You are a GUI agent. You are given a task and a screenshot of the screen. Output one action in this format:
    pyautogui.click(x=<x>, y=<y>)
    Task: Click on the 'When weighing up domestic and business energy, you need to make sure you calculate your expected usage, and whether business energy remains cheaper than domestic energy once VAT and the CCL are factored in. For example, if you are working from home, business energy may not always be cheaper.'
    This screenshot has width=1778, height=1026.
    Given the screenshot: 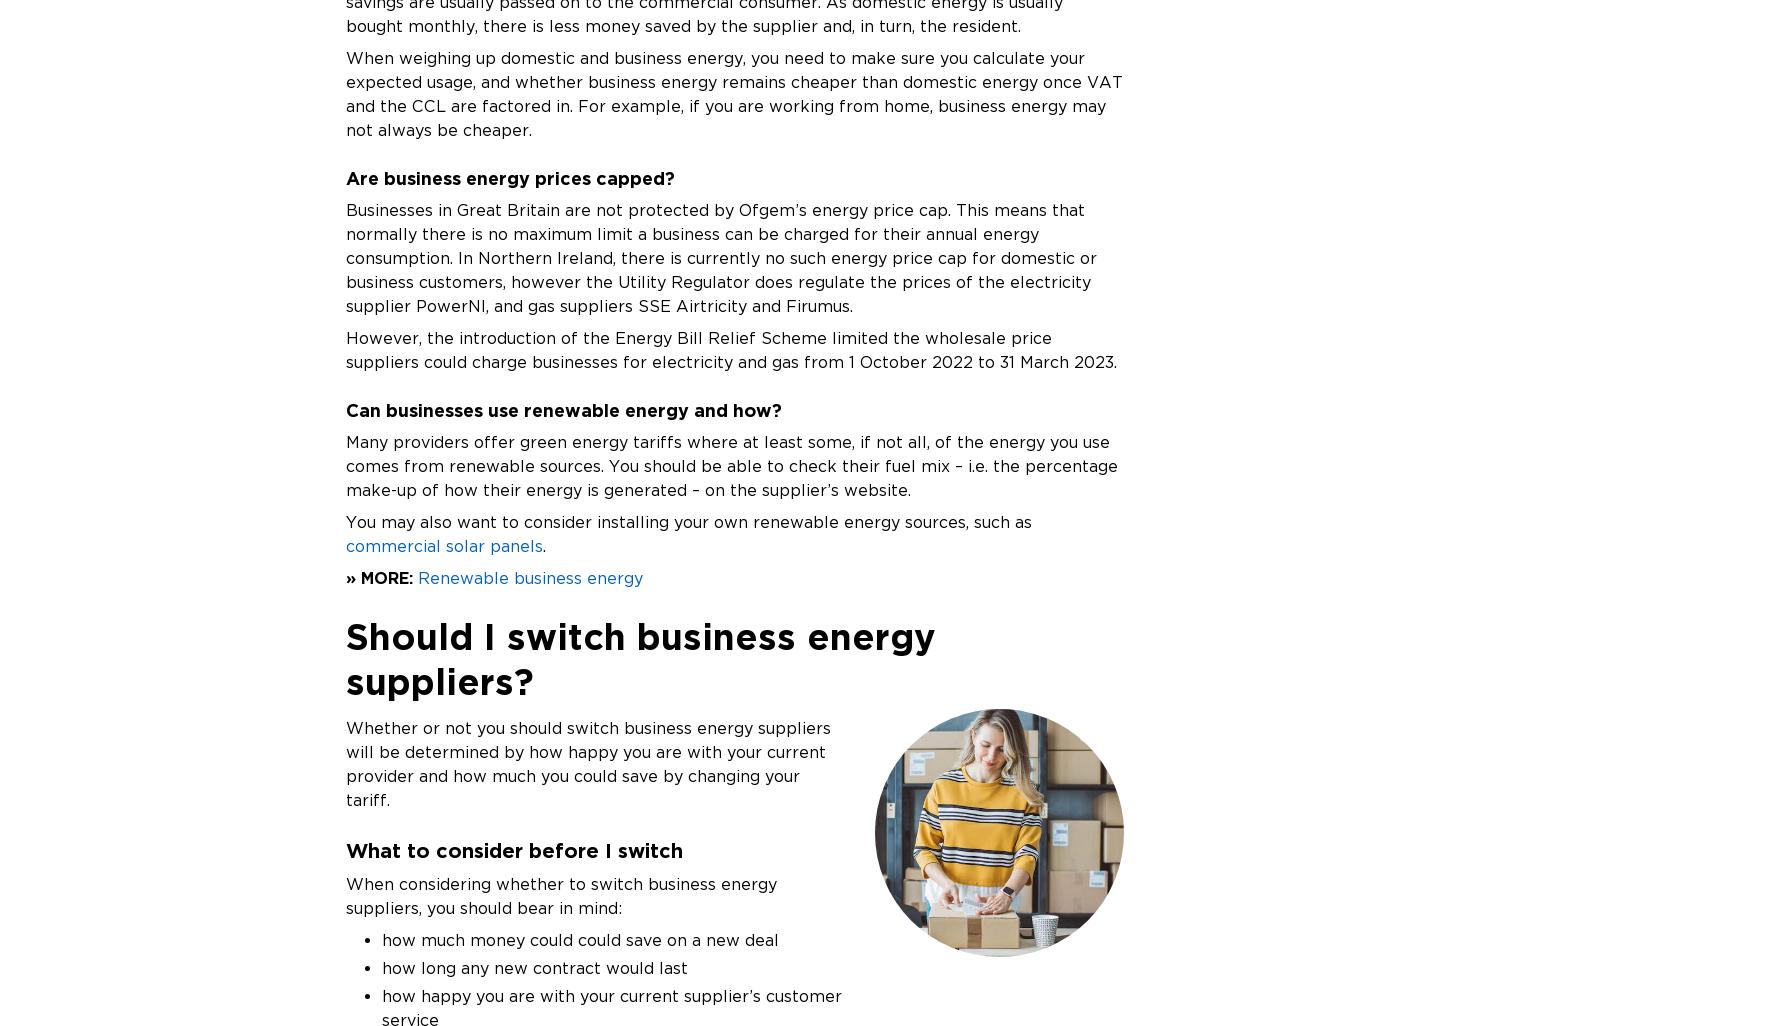 What is the action you would take?
    pyautogui.click(x=733, y=92)
    